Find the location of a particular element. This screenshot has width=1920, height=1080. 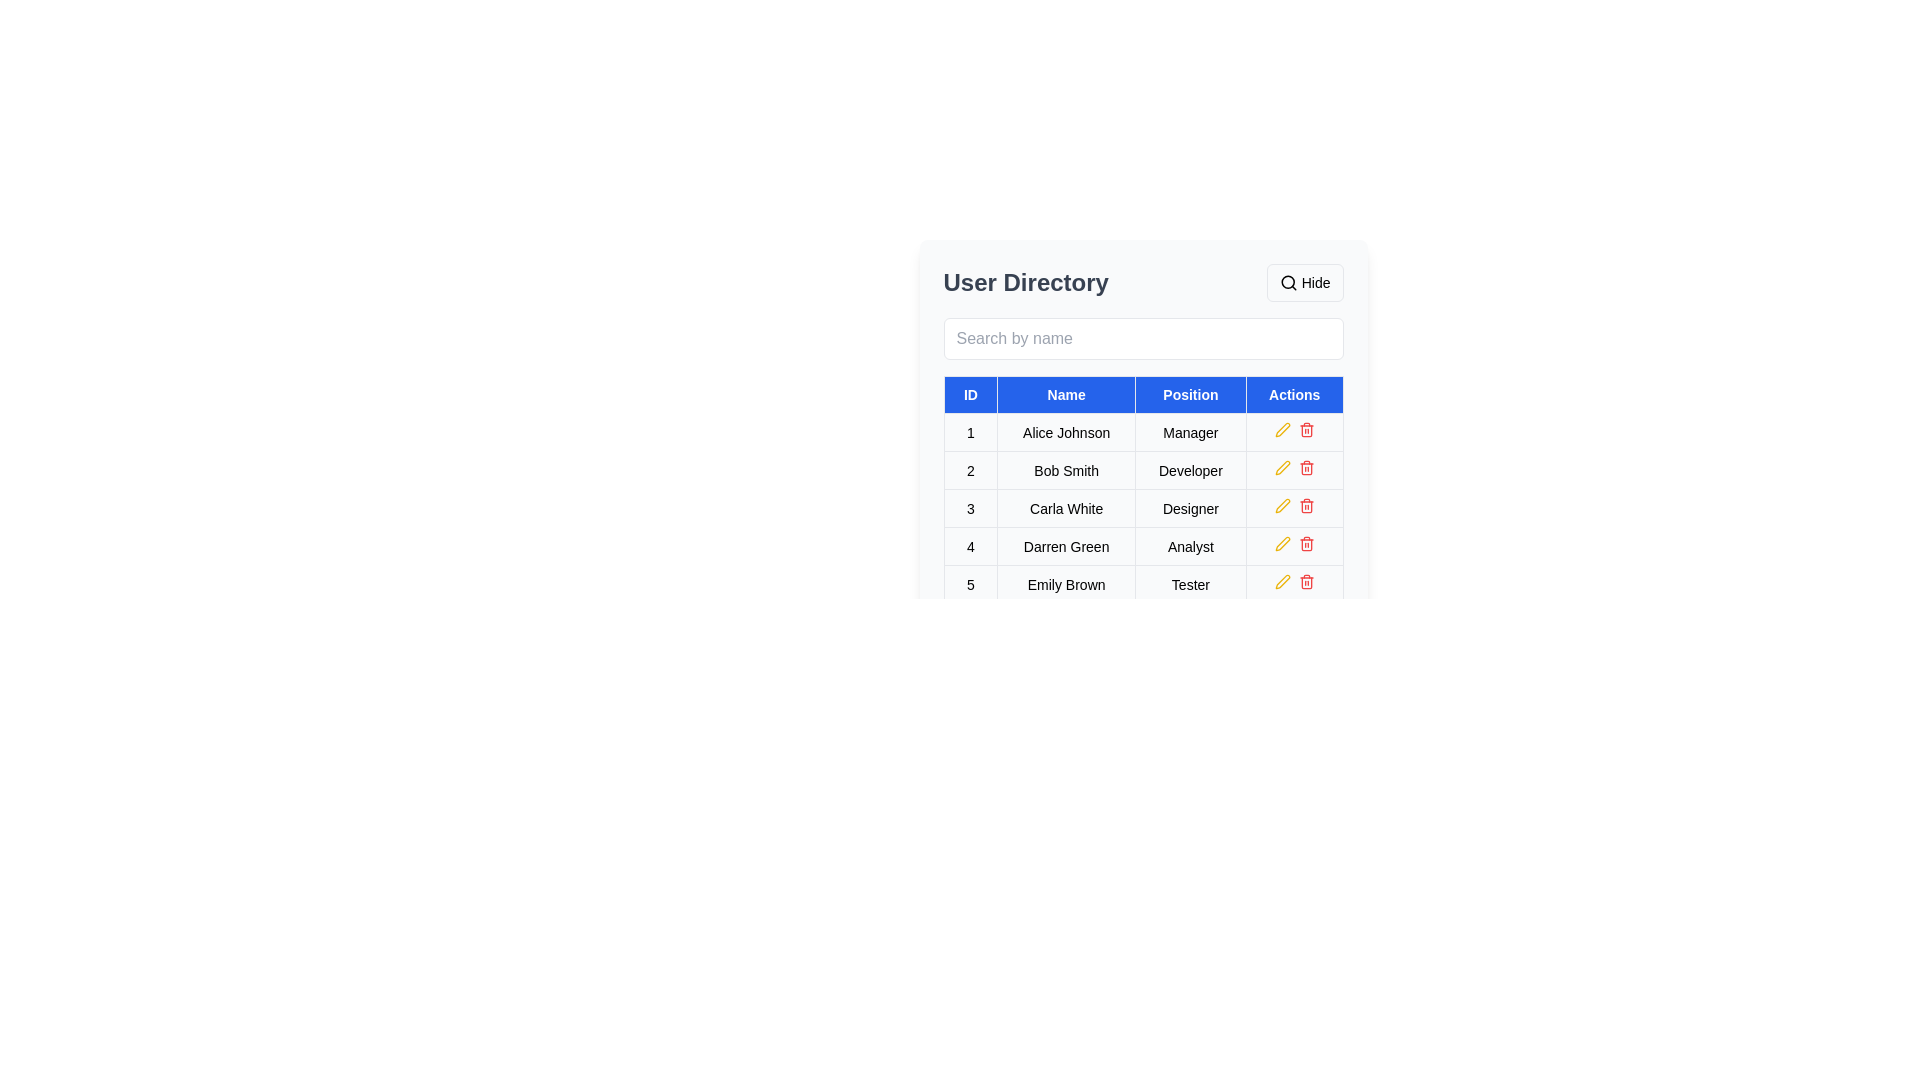

the table cell containing the number '3' in the first column of the table, aligned with 'Carla White' and 'Designer' in the third row is located at coordinates (970, 507).